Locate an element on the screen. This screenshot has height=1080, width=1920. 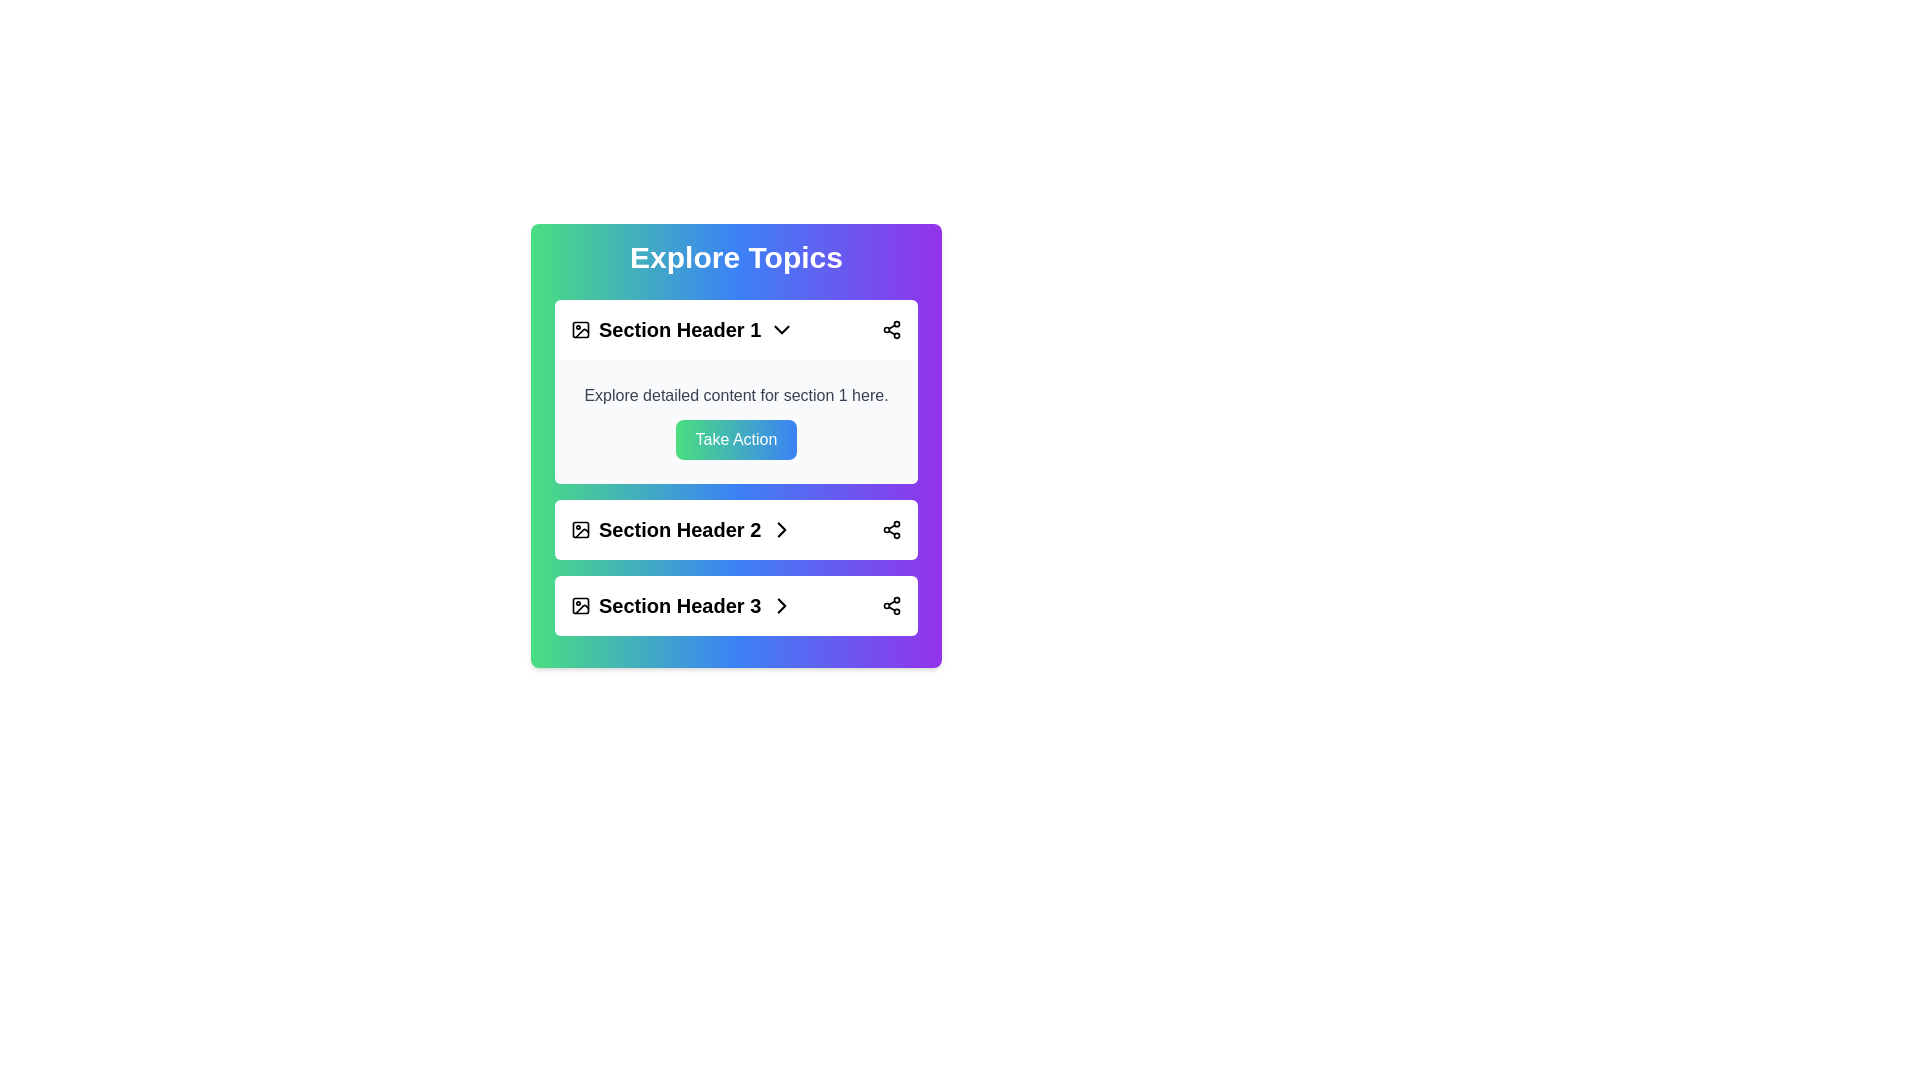
the Chevron icon indicating navigation for 'Section Header 3' is located at coordinates (781, 528).